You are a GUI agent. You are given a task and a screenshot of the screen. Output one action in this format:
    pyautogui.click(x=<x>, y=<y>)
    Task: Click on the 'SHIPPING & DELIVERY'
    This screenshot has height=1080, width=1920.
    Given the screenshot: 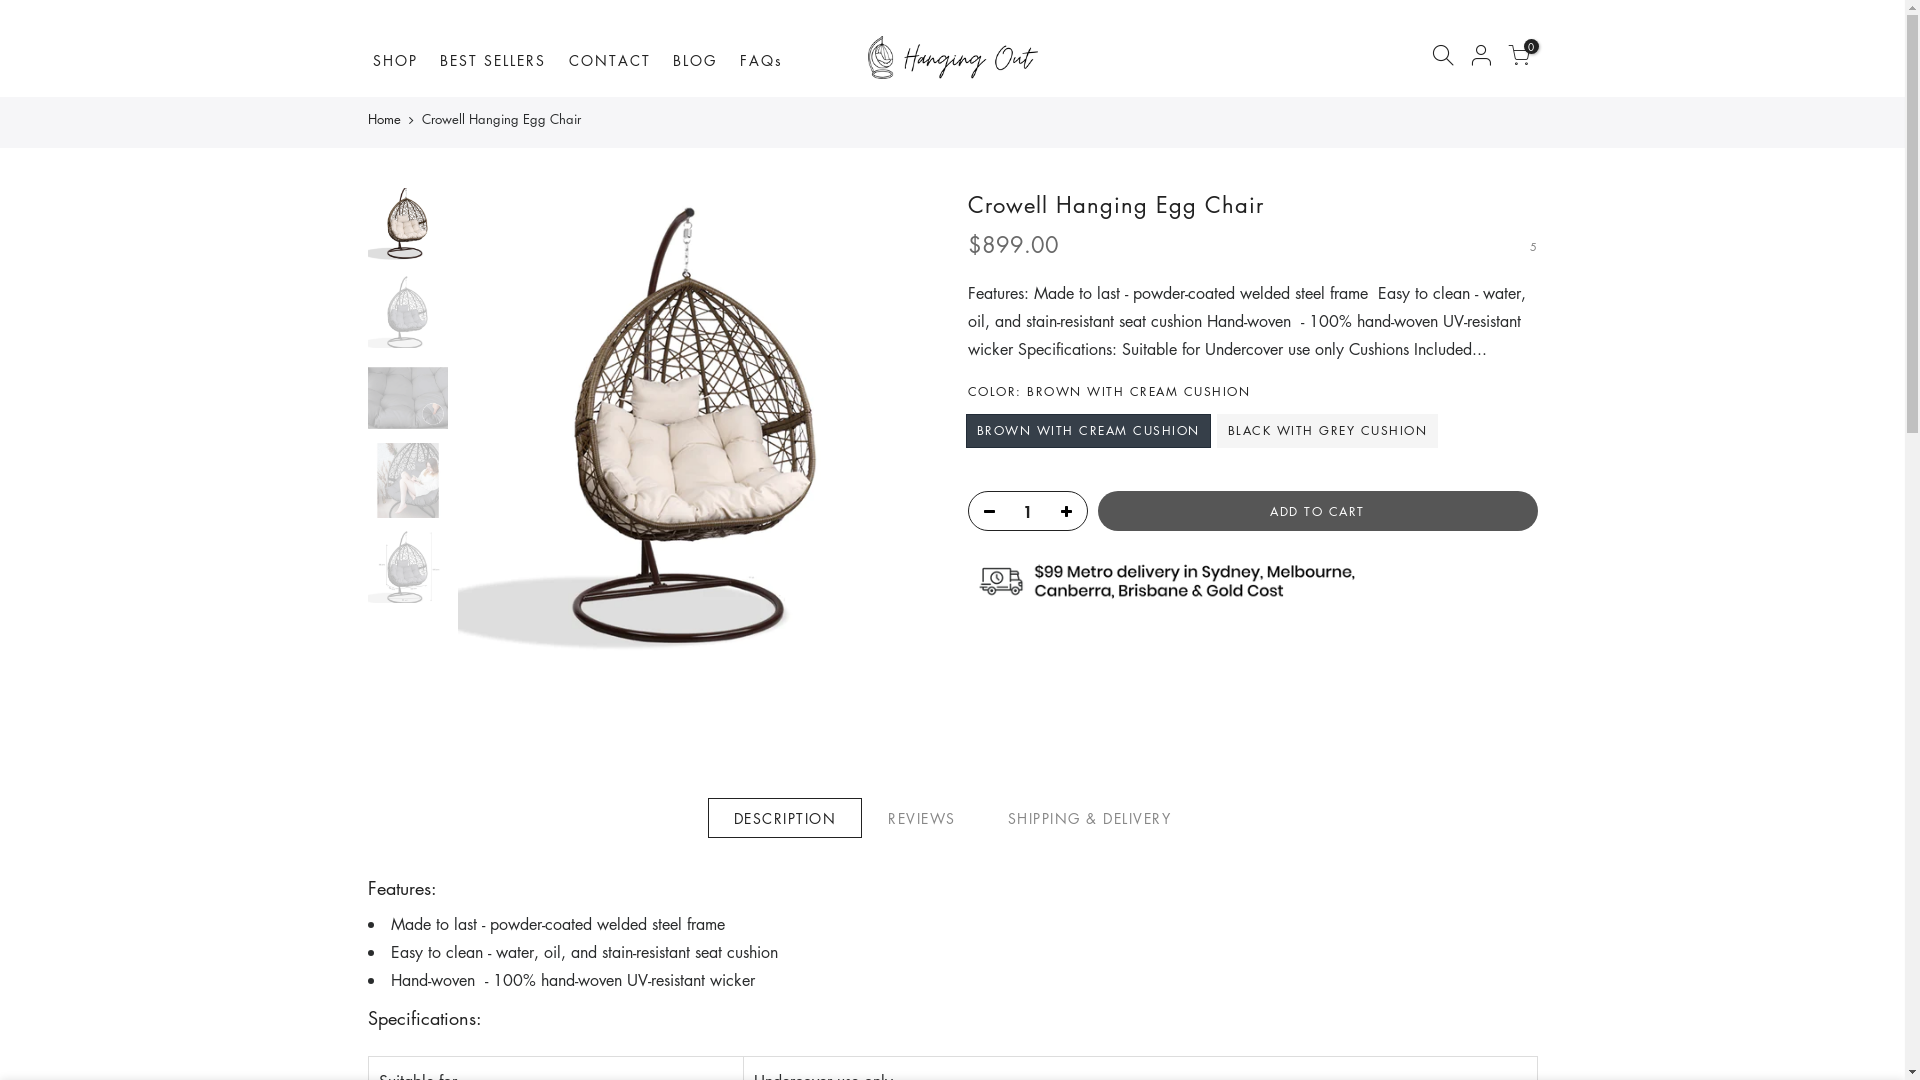 What is the action you would take?
    pyautogui.click(x=1088, y=817)
    